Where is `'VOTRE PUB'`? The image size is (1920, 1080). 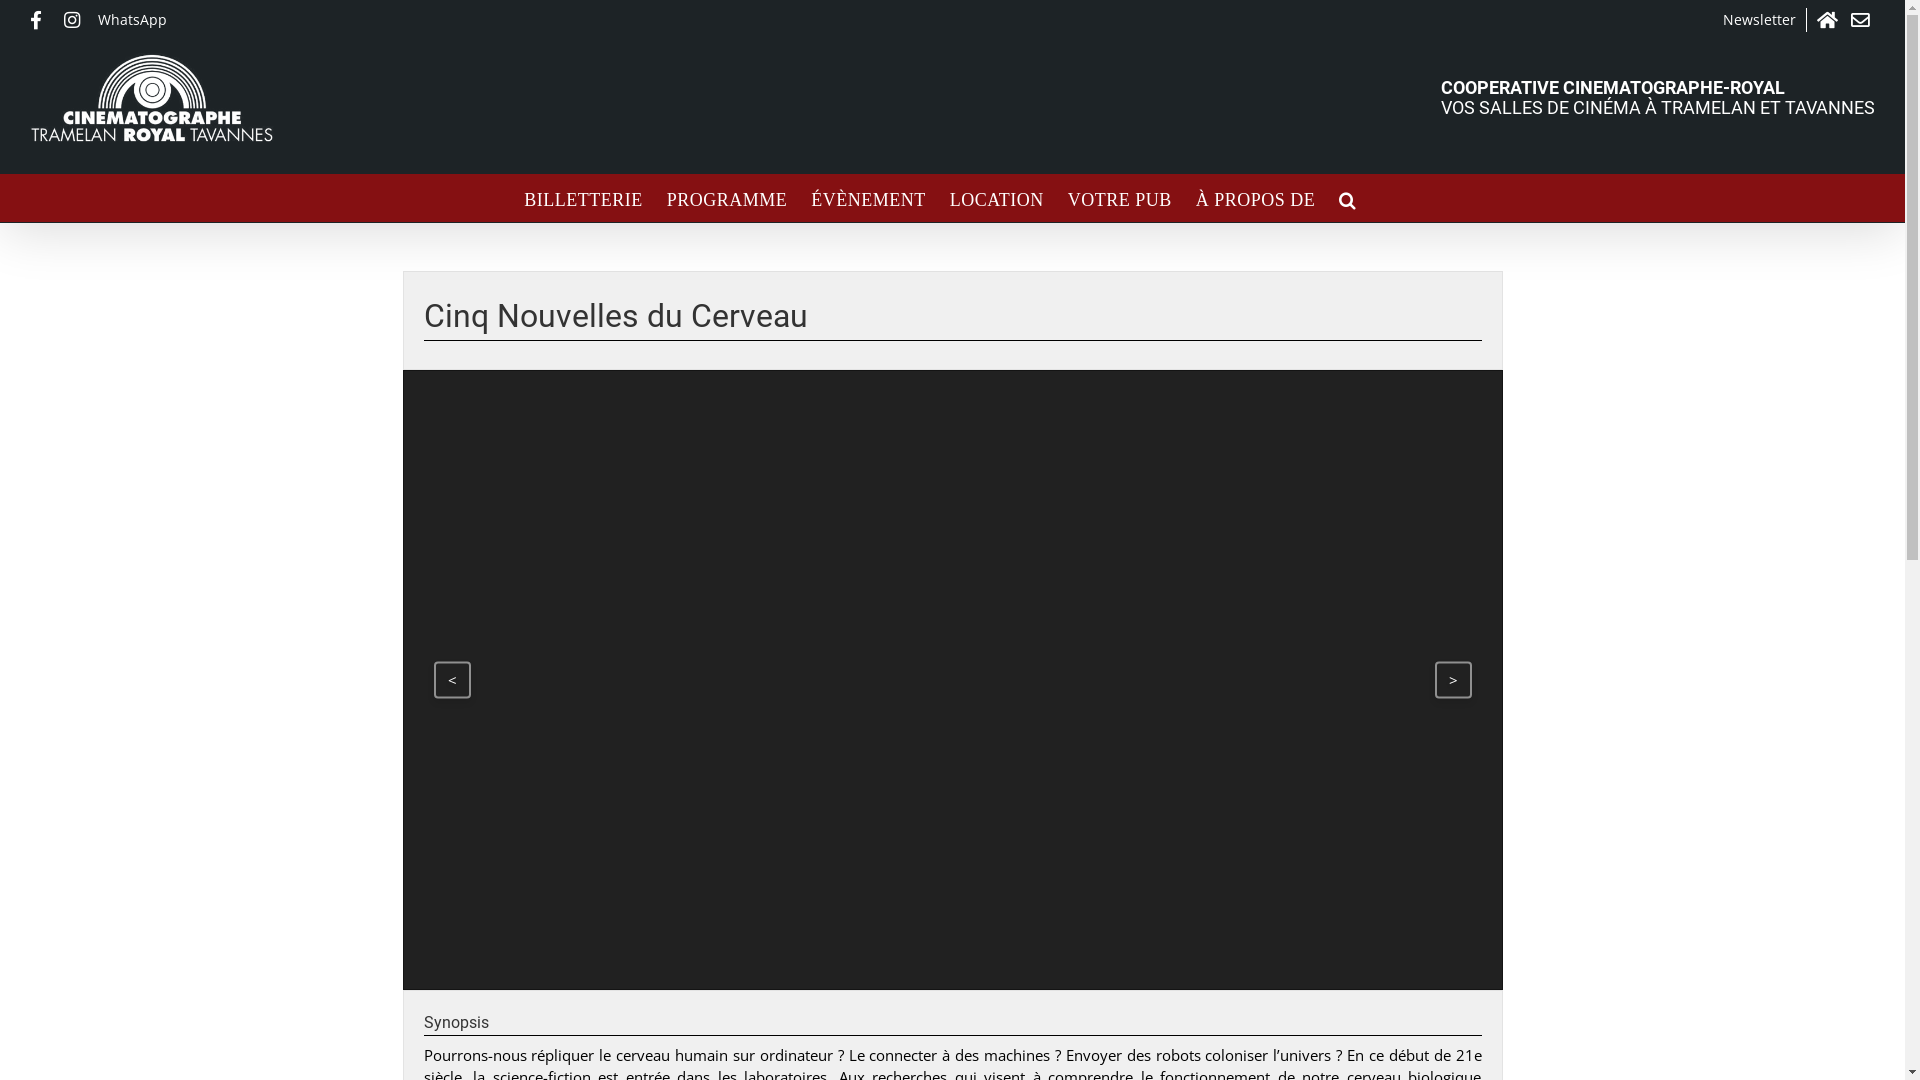
'VOTRE PUB' is located at coordinates (1118, 197).